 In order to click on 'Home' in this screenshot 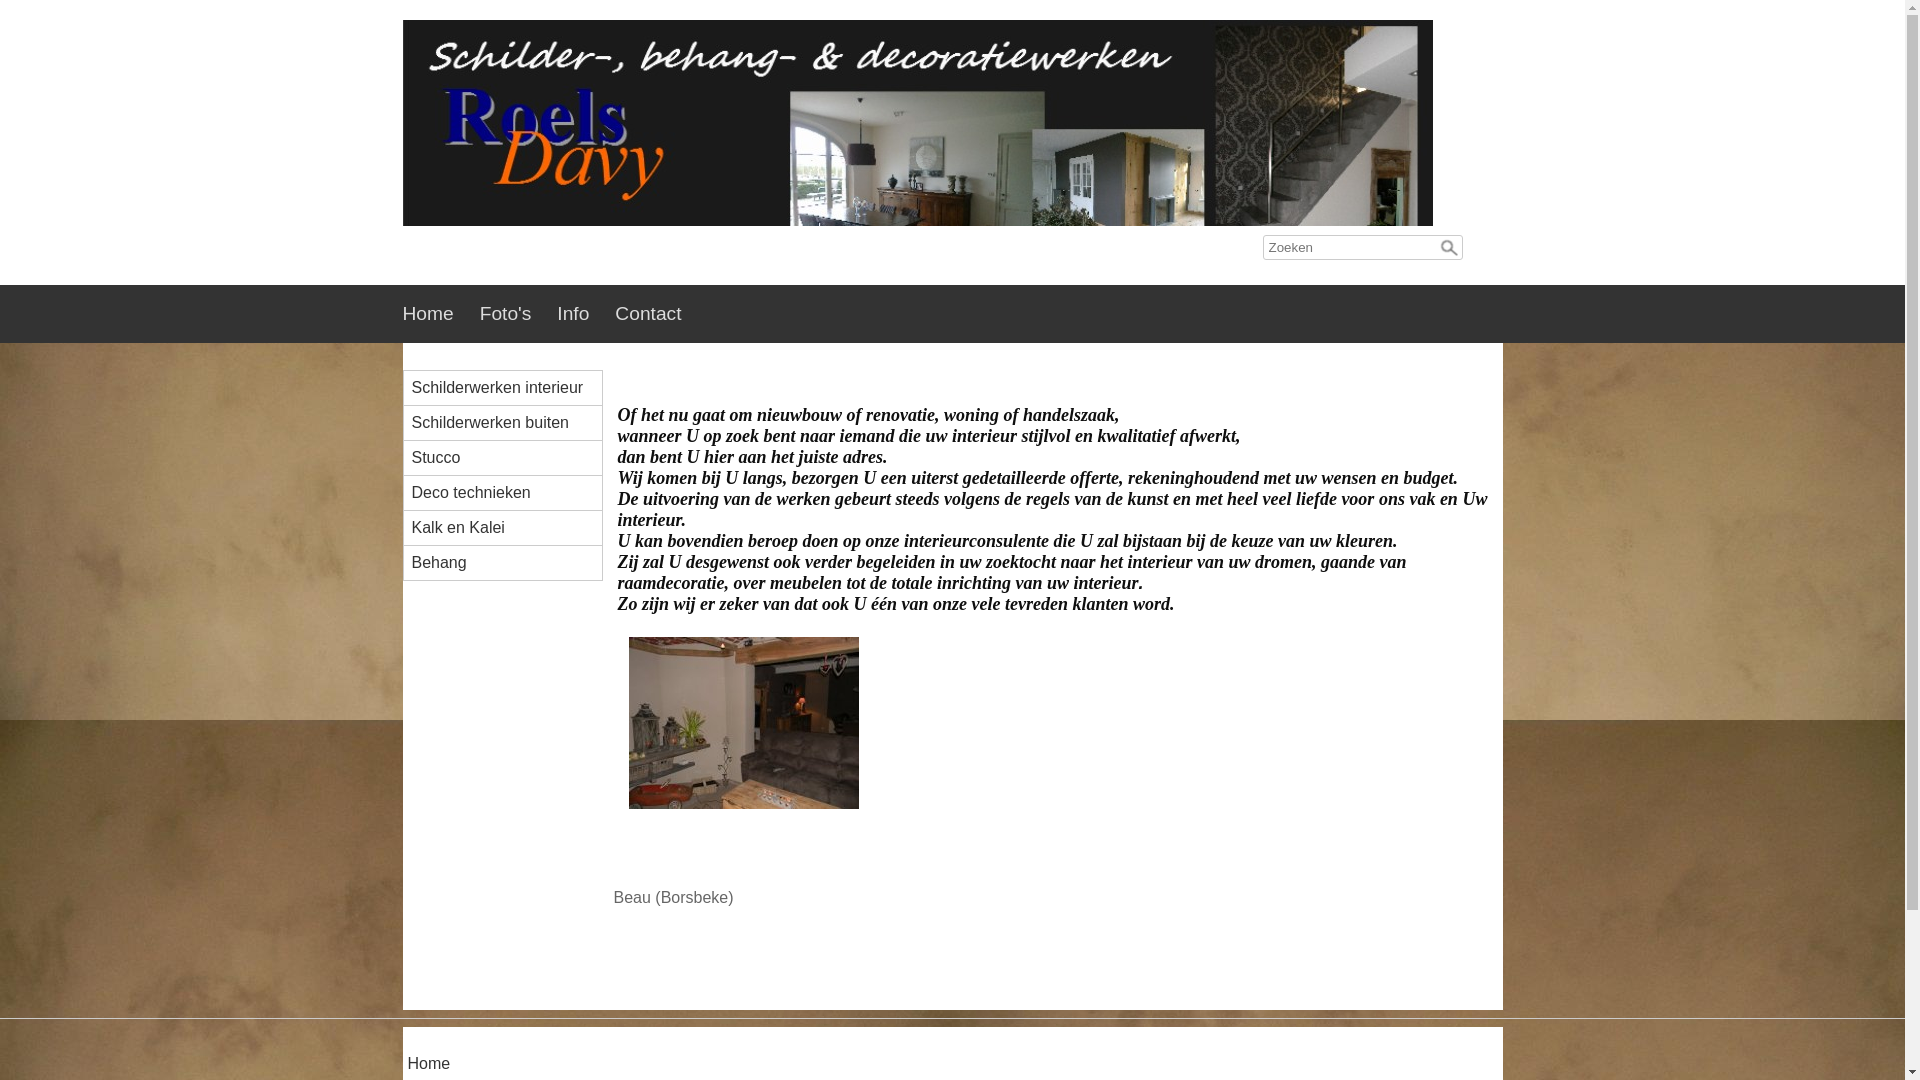, I will do `click(407, 1063)`.